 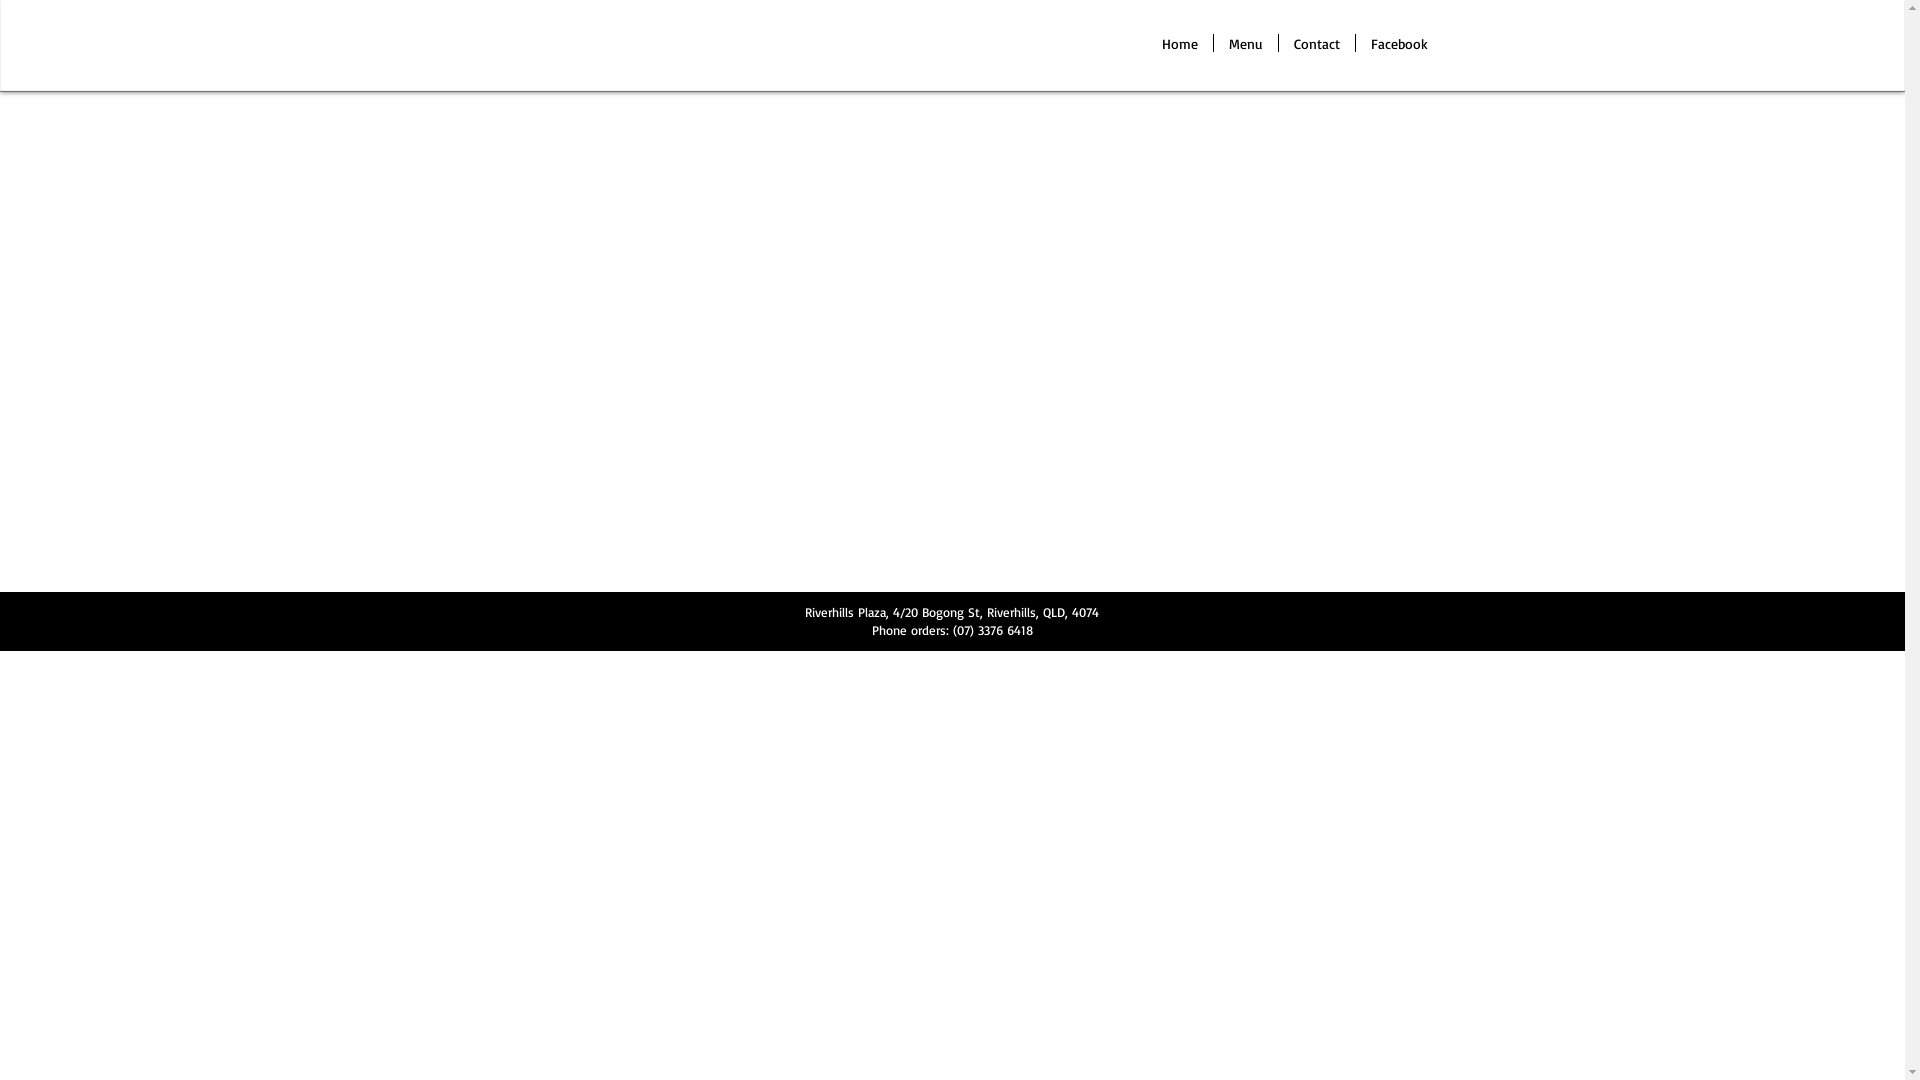 What do you see at coordinates (1179, 42) in the screenshot?
I see `'Home'` at bounding box center [1179, 42].